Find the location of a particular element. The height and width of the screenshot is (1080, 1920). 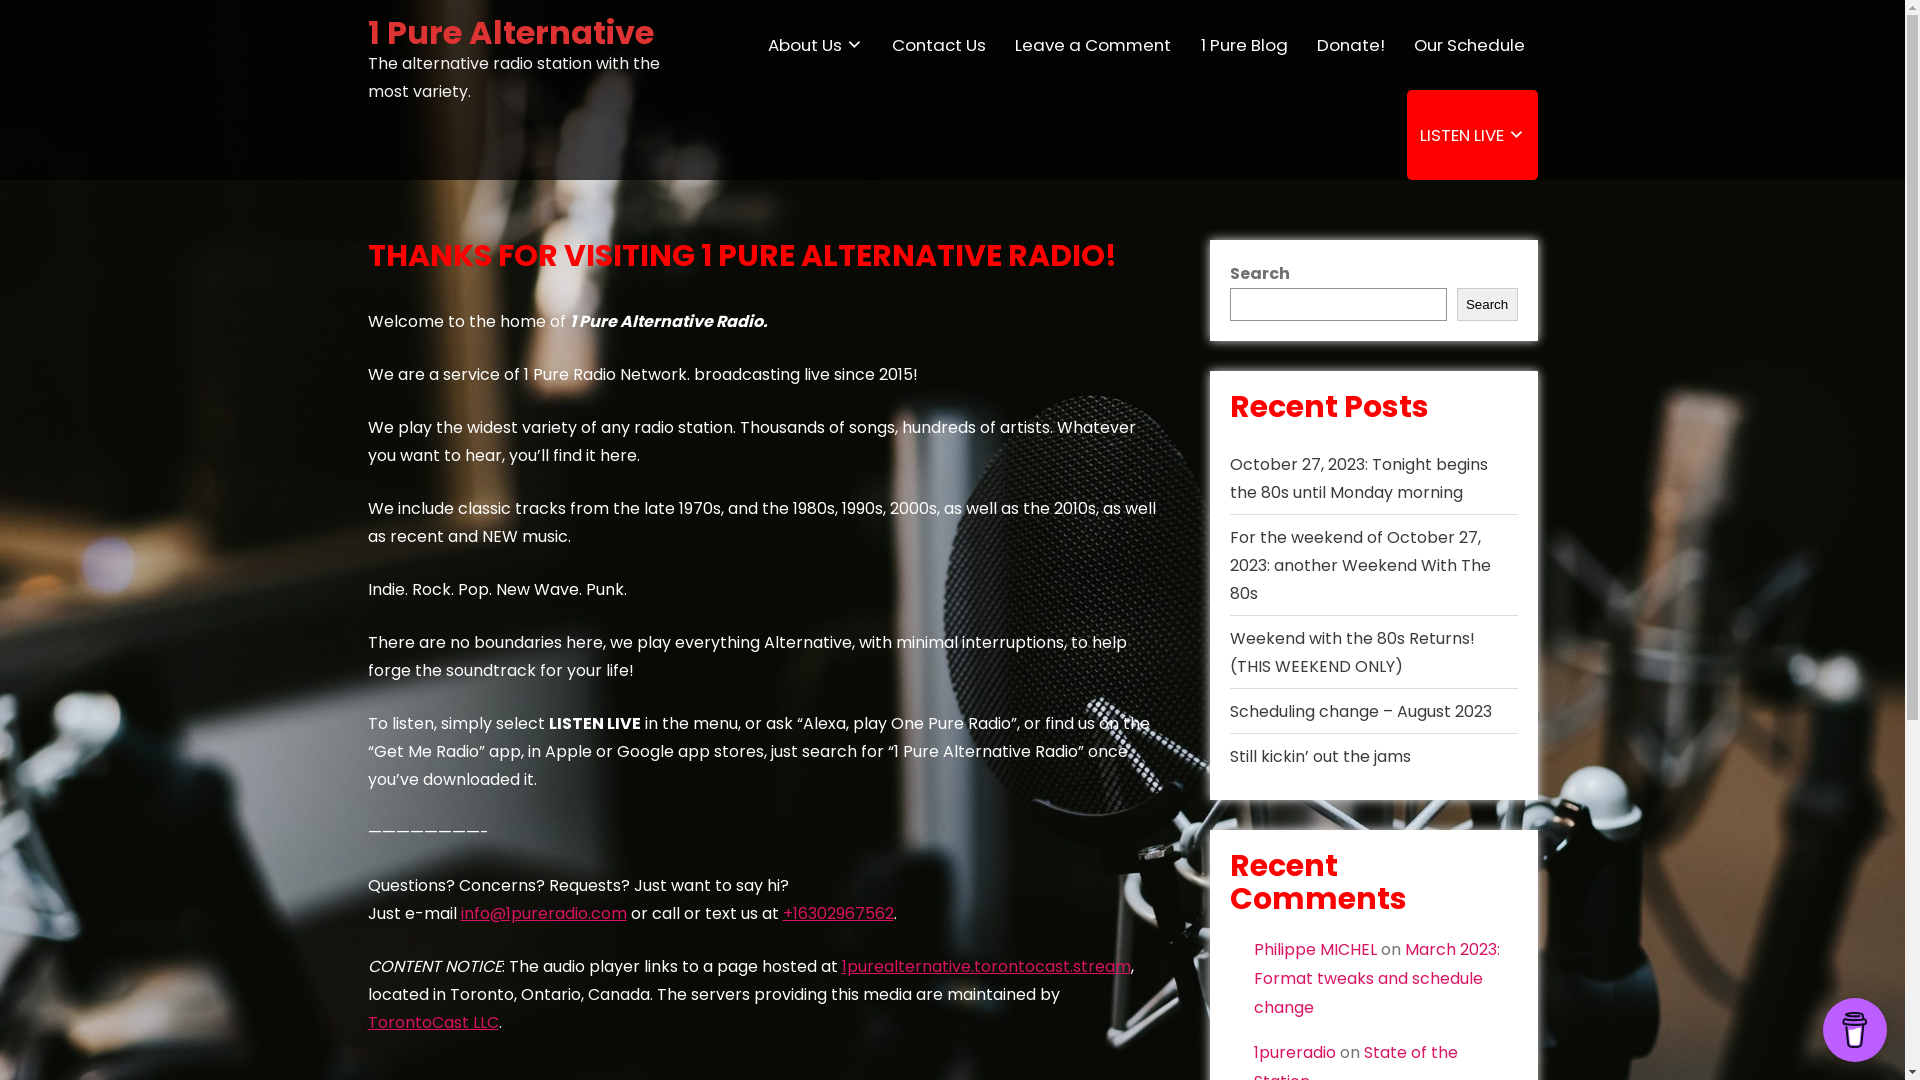

'TorontoCast LLC' is located at coordinates (432, 1022).